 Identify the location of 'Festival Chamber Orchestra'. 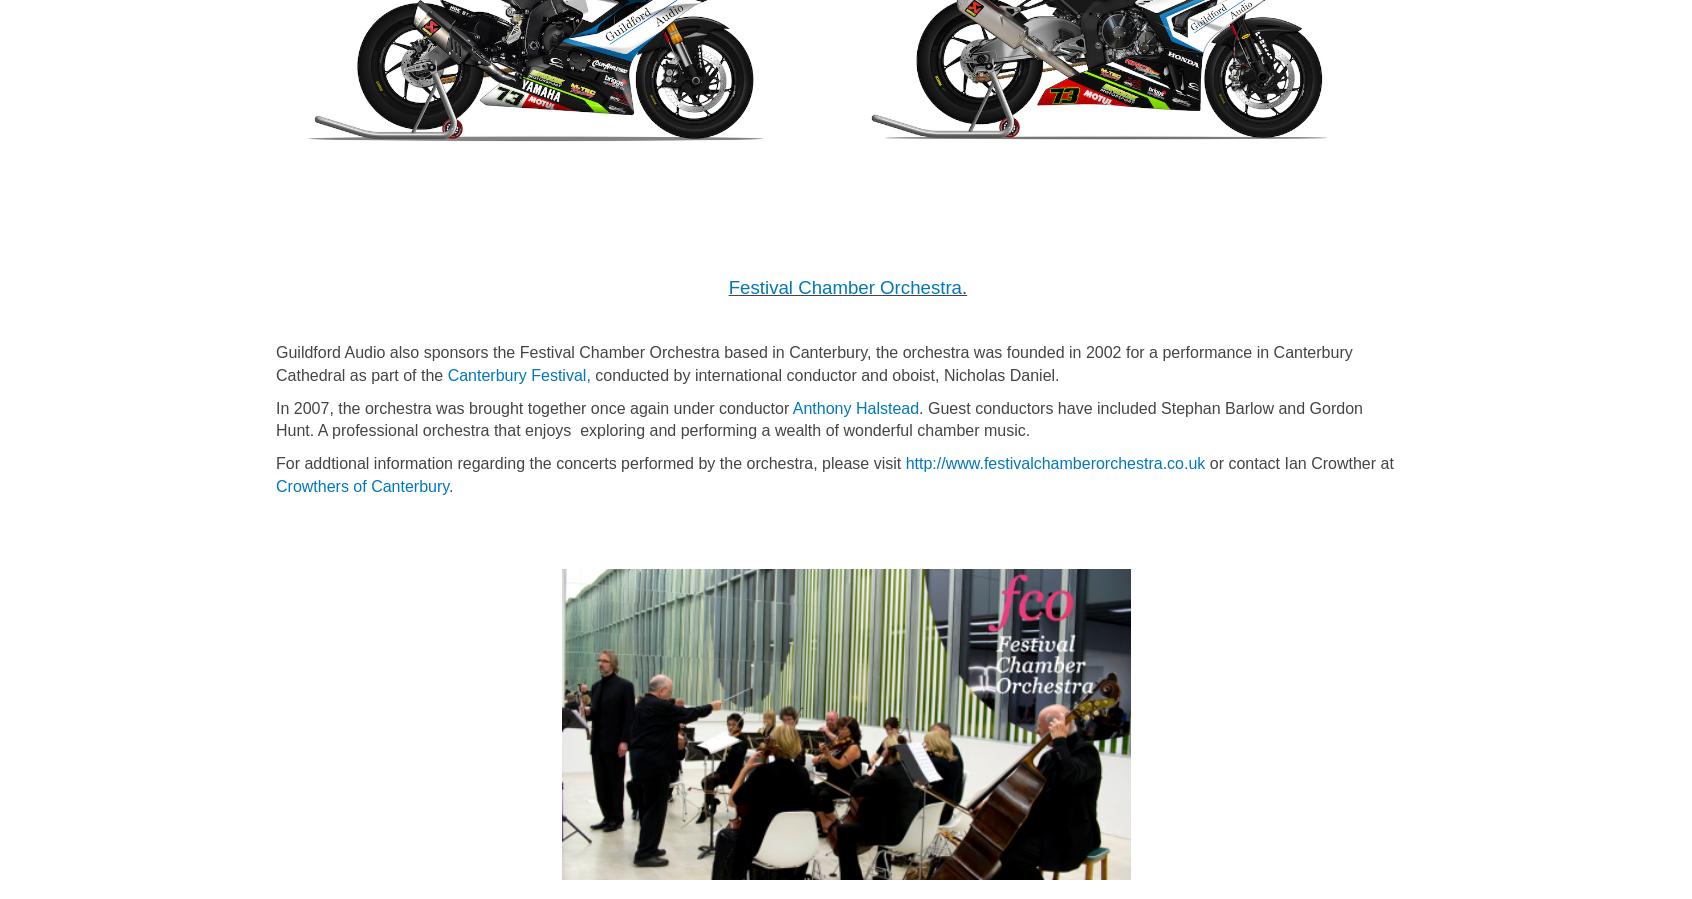
(727, 287).